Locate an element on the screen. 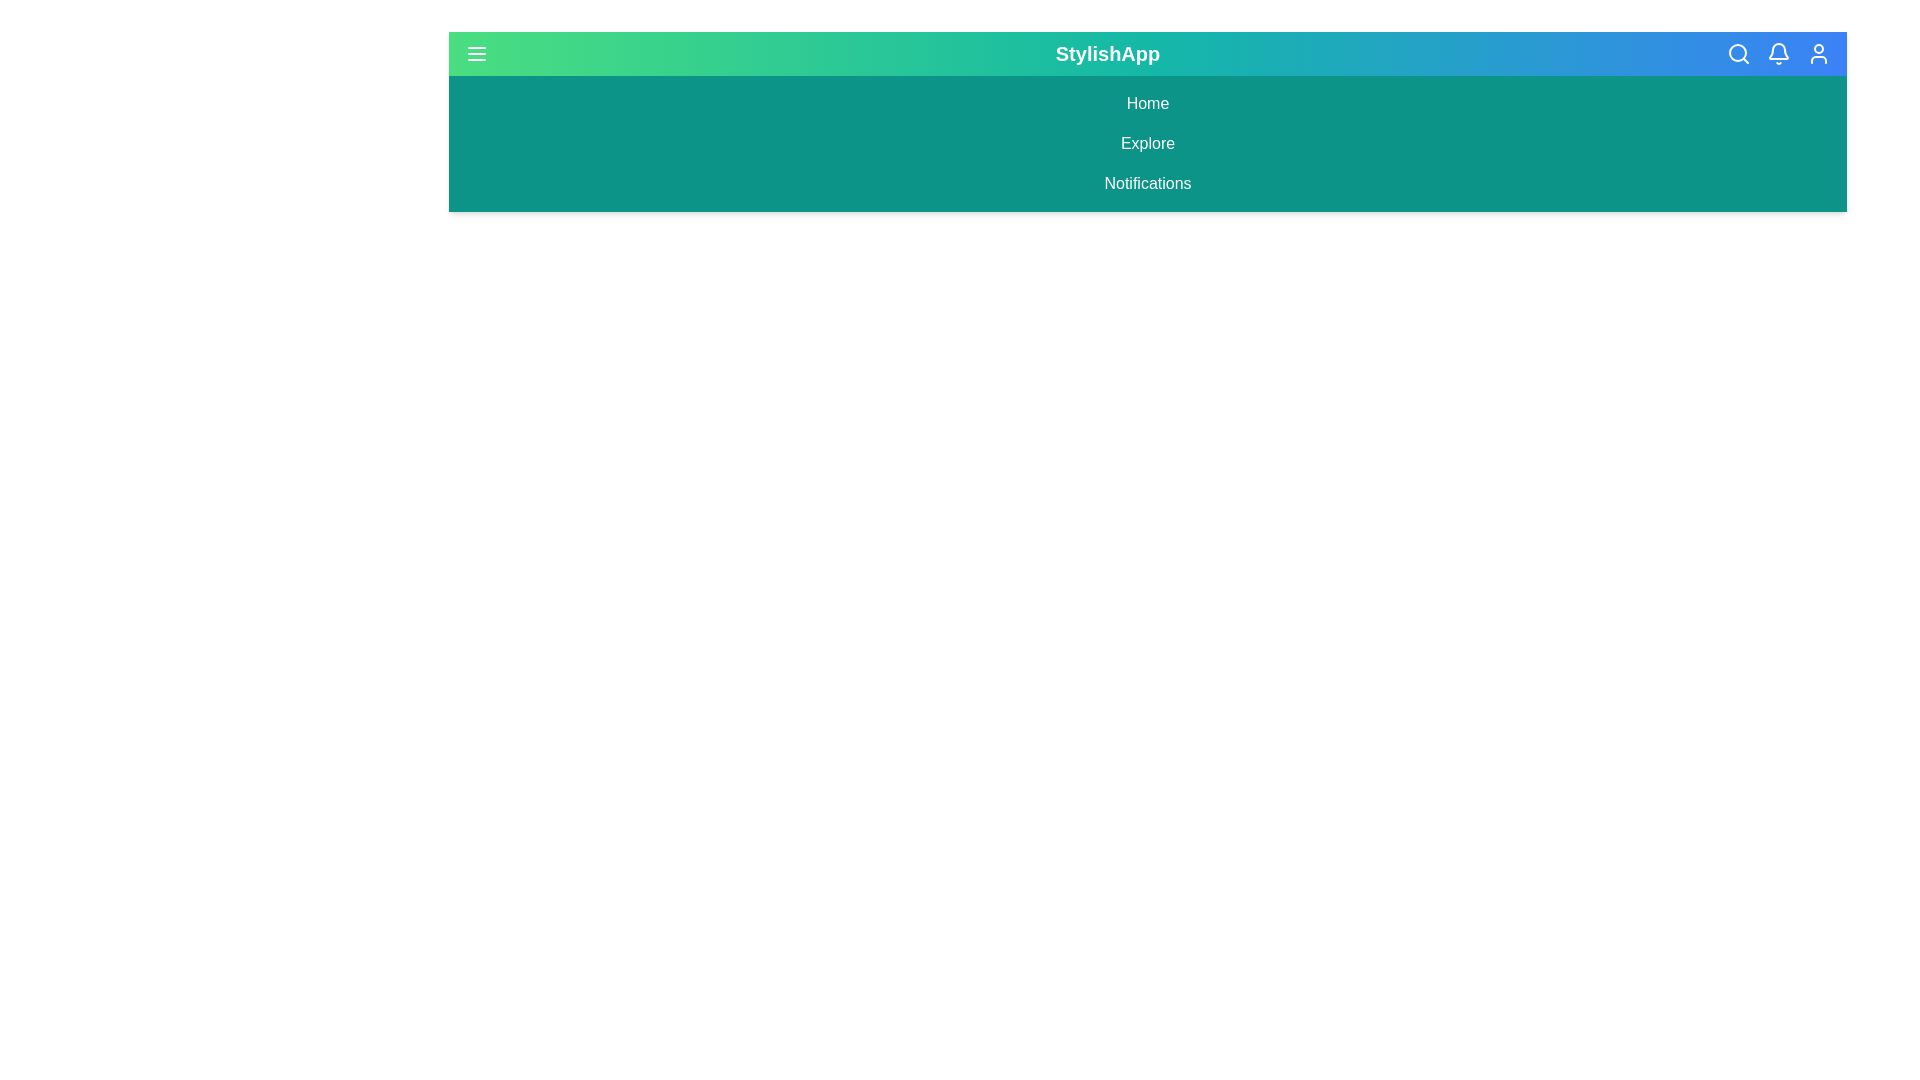 Image resolution: width=1920 pixels, height=1080 pixels. the navigation link Home is located at coordinates (1147, 104).